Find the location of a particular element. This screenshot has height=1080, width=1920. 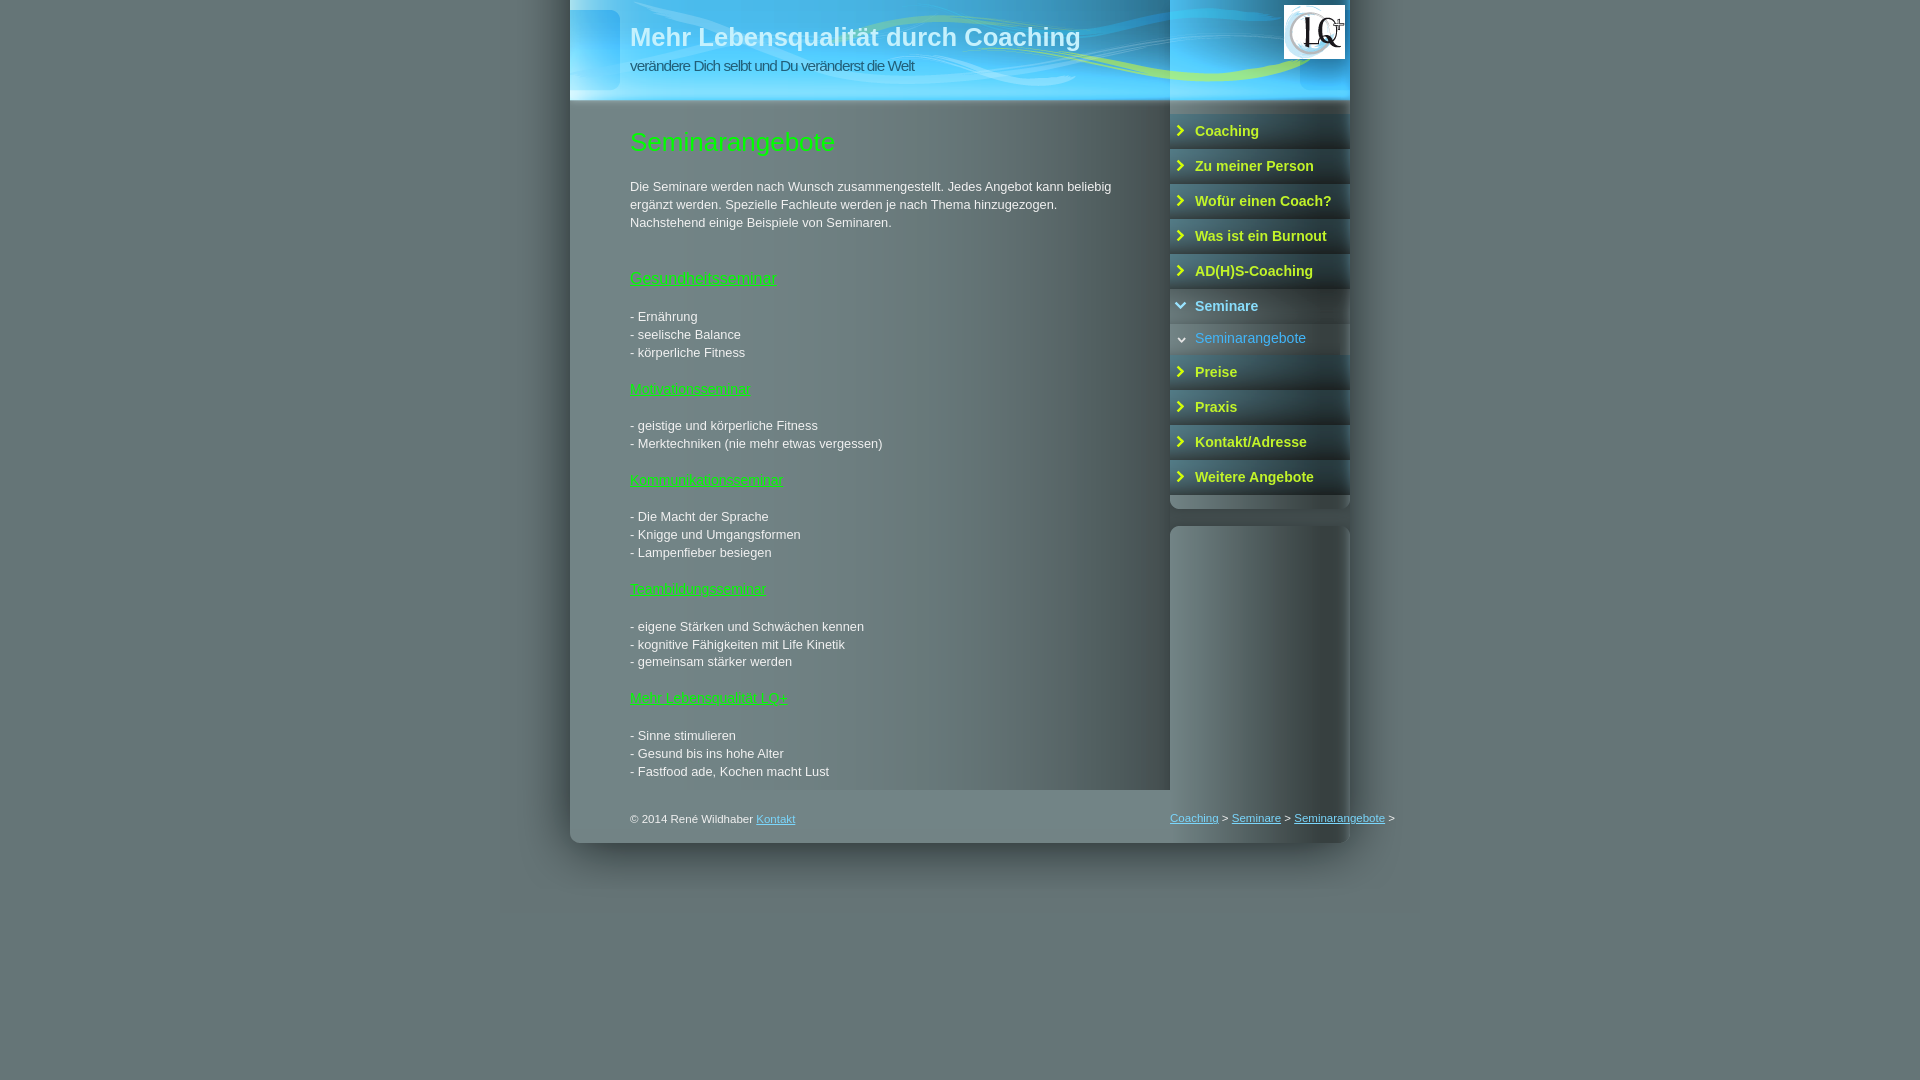

'Was ist ein Burnout' is located at coordinates (1170, 235).